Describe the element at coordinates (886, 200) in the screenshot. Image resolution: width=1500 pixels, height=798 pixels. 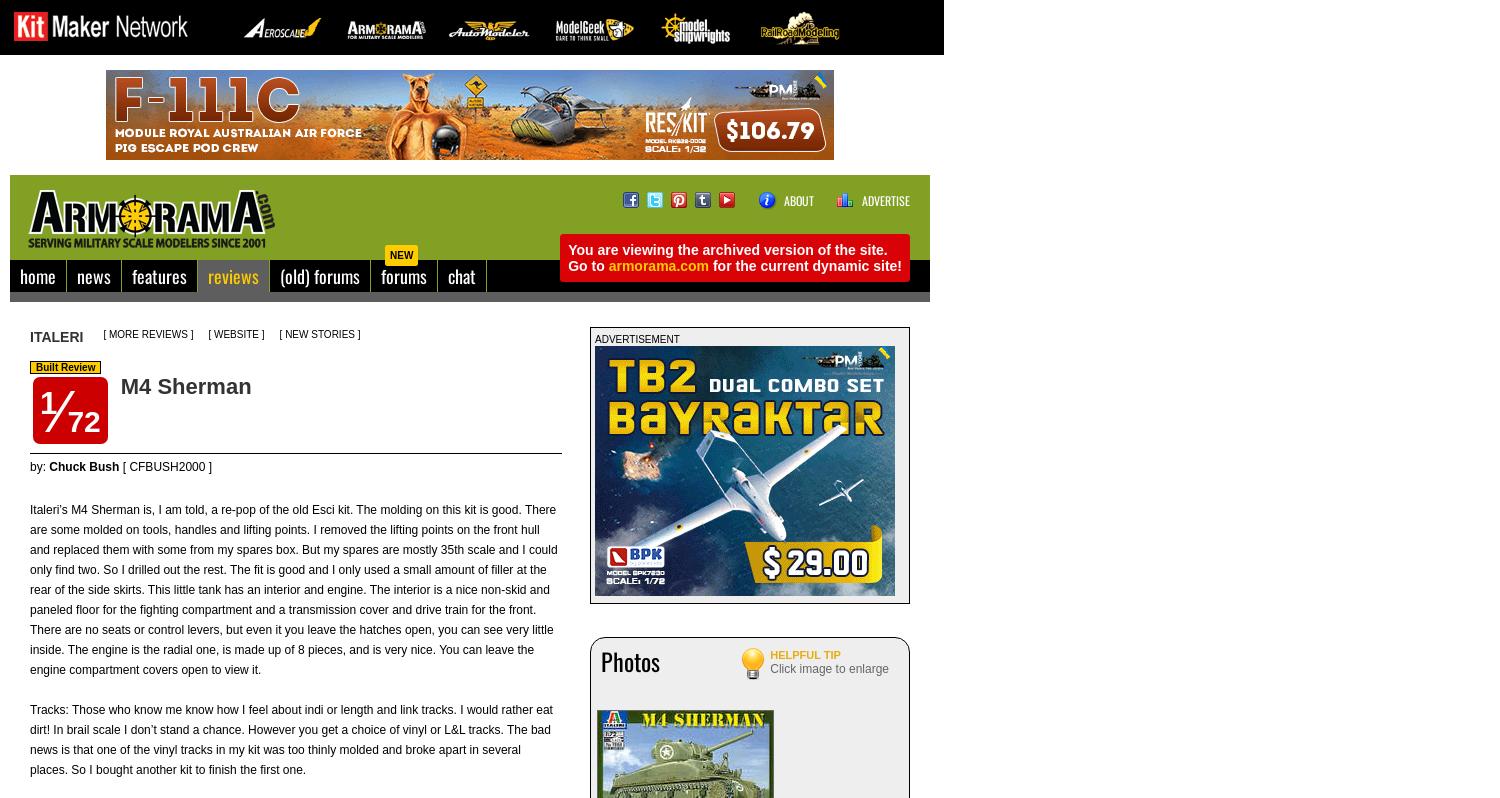
I see `'ADVERTISE'` at that location.